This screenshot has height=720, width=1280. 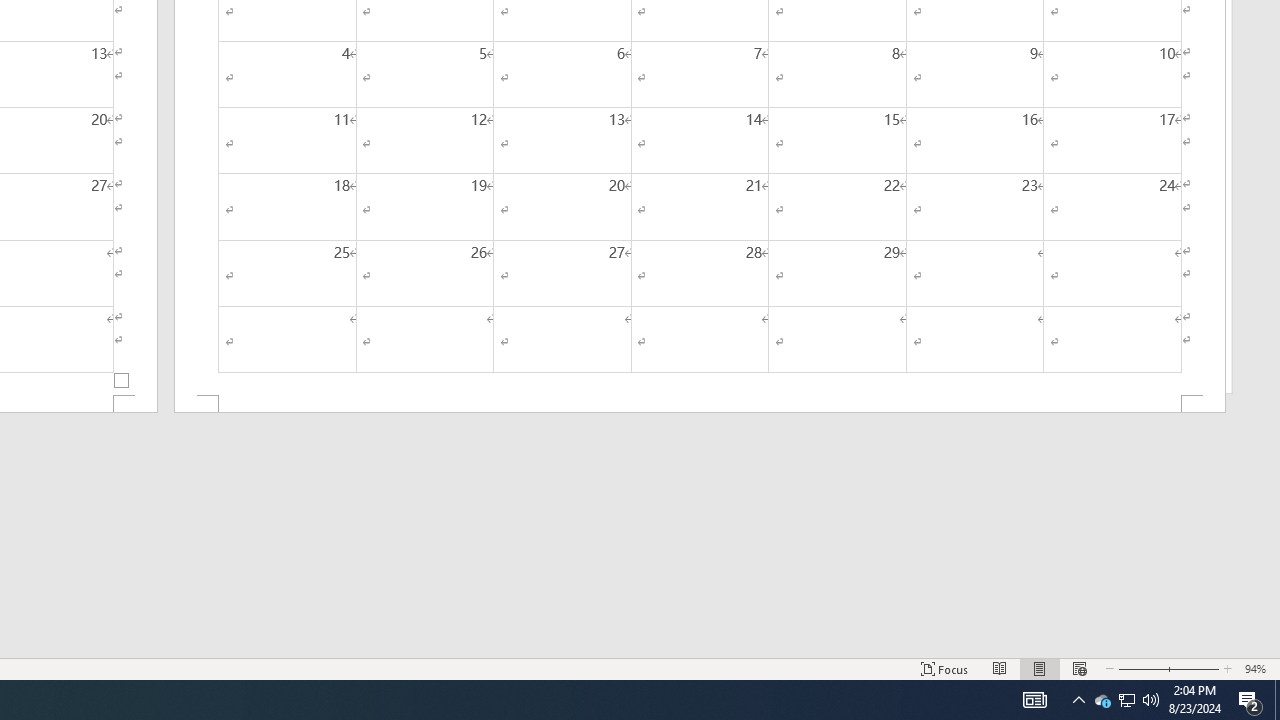 What do you see at coordinates (700, 404) in the screenshot?
I see `'Footer -Section 2-'` at bounding box center [700, 404].